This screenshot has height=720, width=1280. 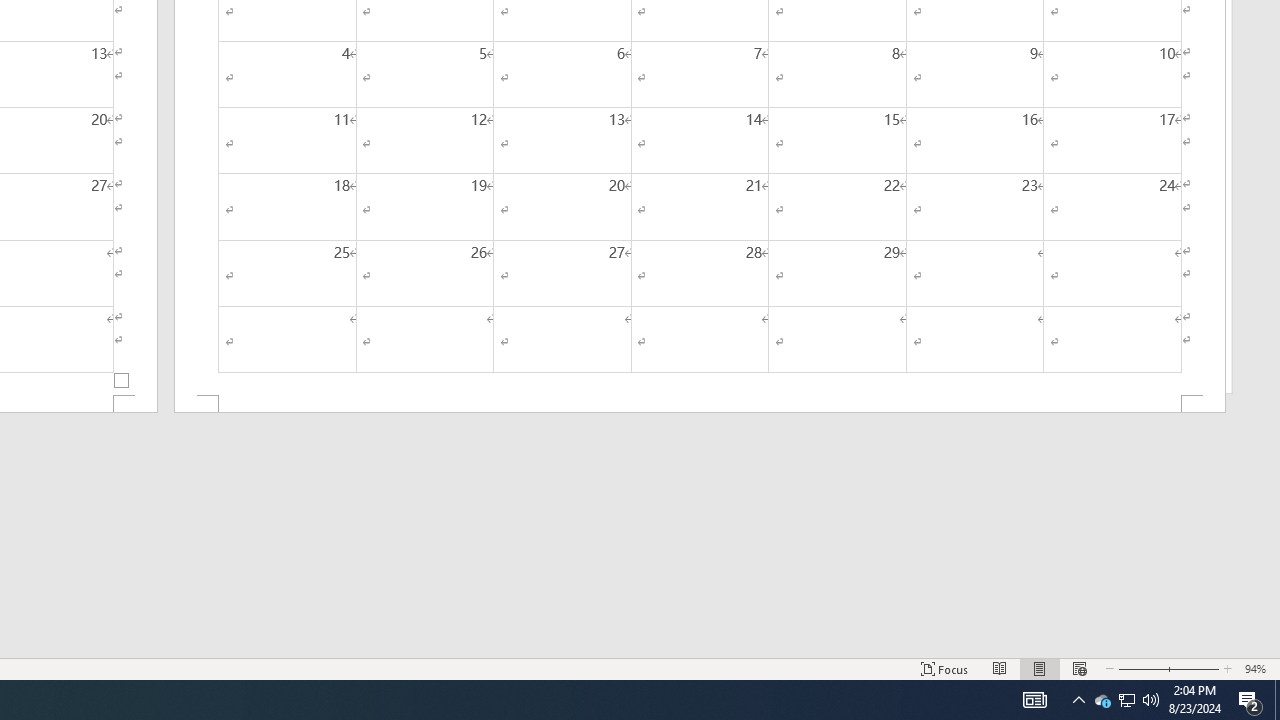 What do you see at coordinates (700, 404) in the screenshot?
I see `'Footer -Section 2-'` at bounding box center [700, 404].